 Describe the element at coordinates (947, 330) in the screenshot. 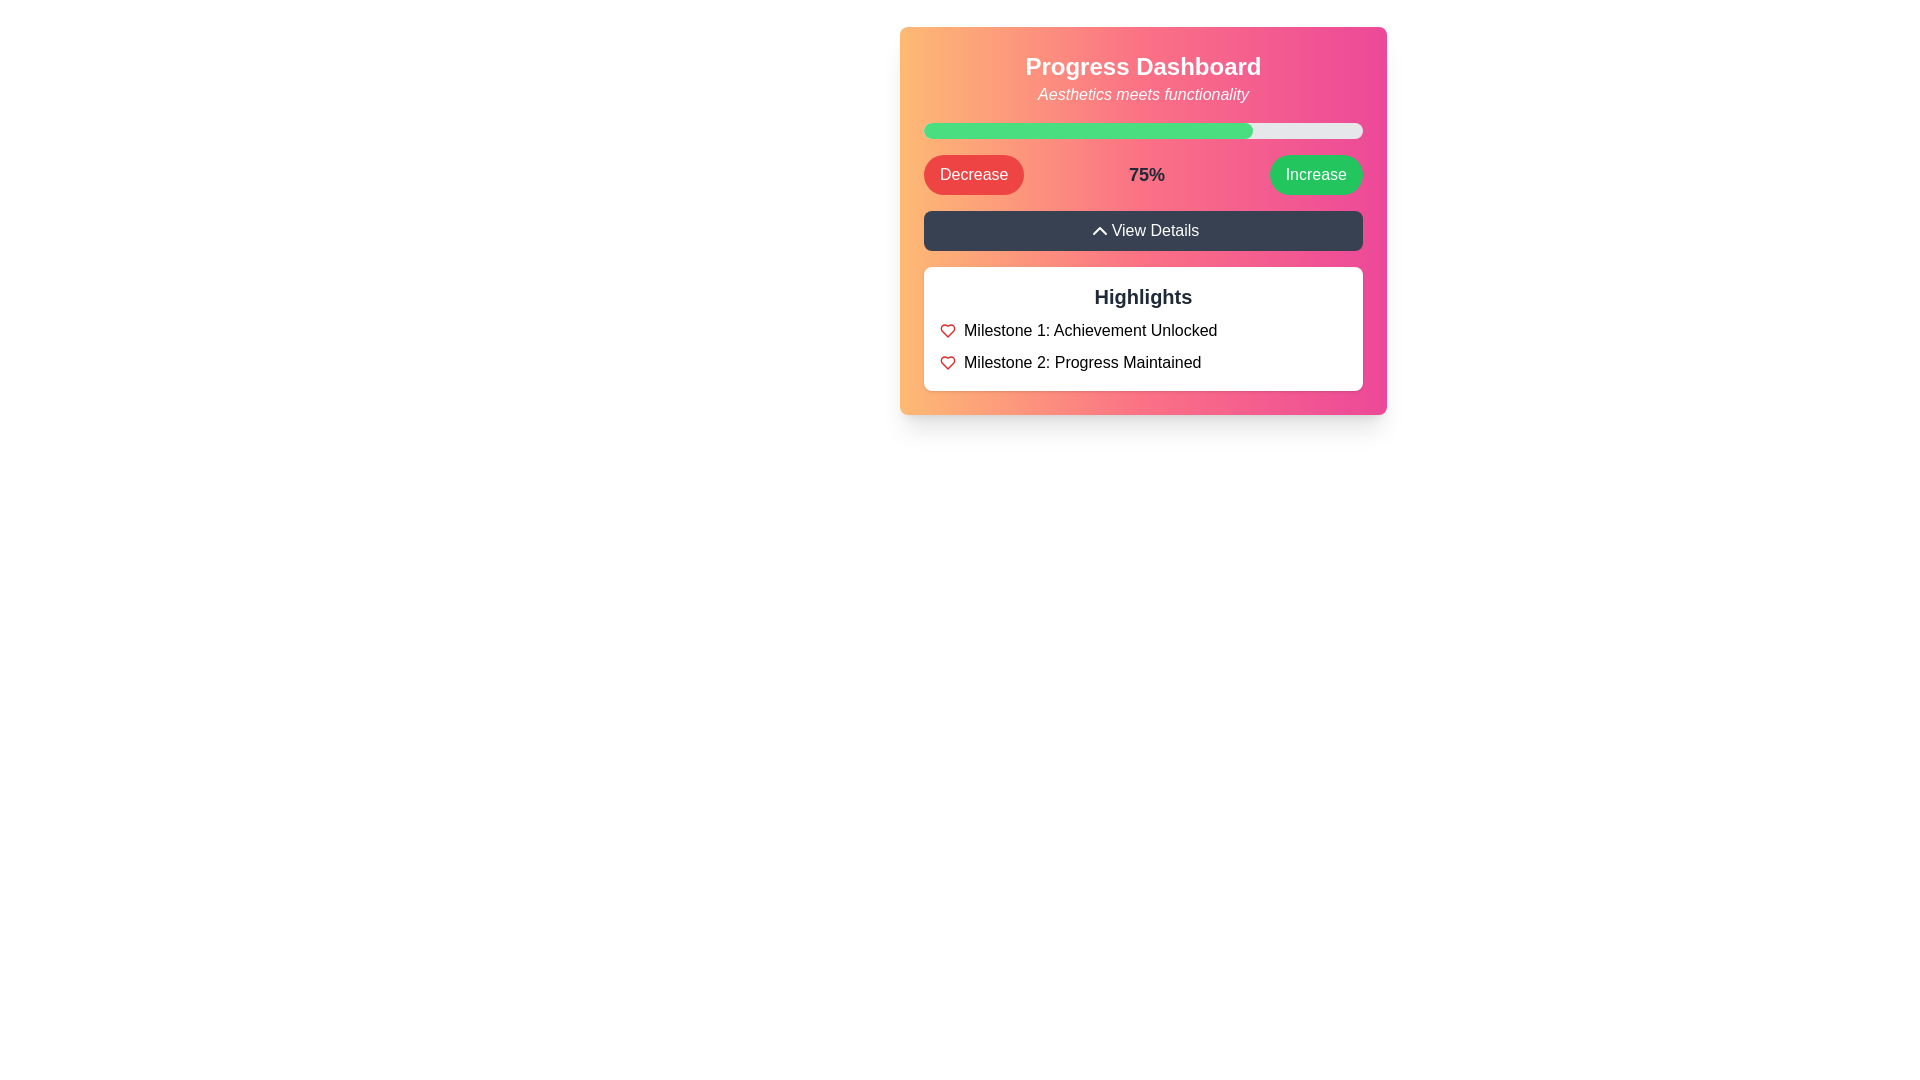

I see `the heart-shaped 'like' icon located in the 'Highlights' section, positioned below 'Milestone 1: Achievement Unlocked'` at that location.